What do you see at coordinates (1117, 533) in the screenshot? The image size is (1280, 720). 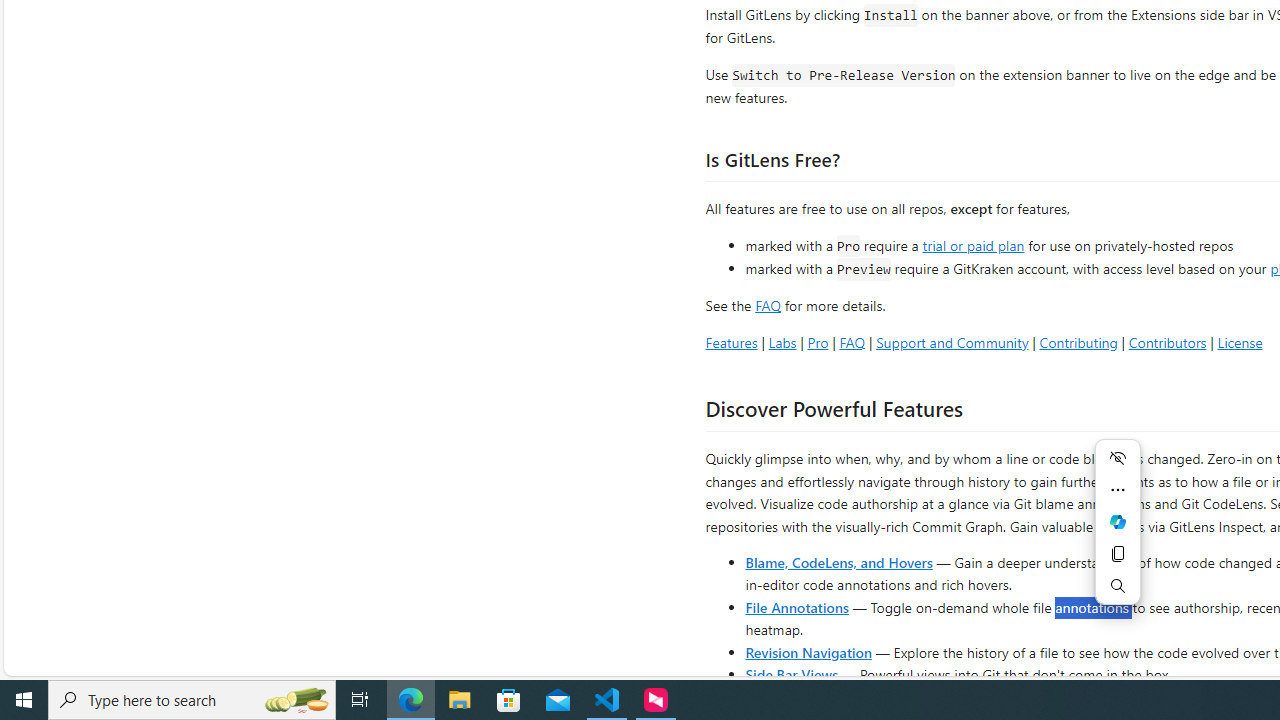 I see `'Mini menu on text selection'` at bounding box center [1117, 533].